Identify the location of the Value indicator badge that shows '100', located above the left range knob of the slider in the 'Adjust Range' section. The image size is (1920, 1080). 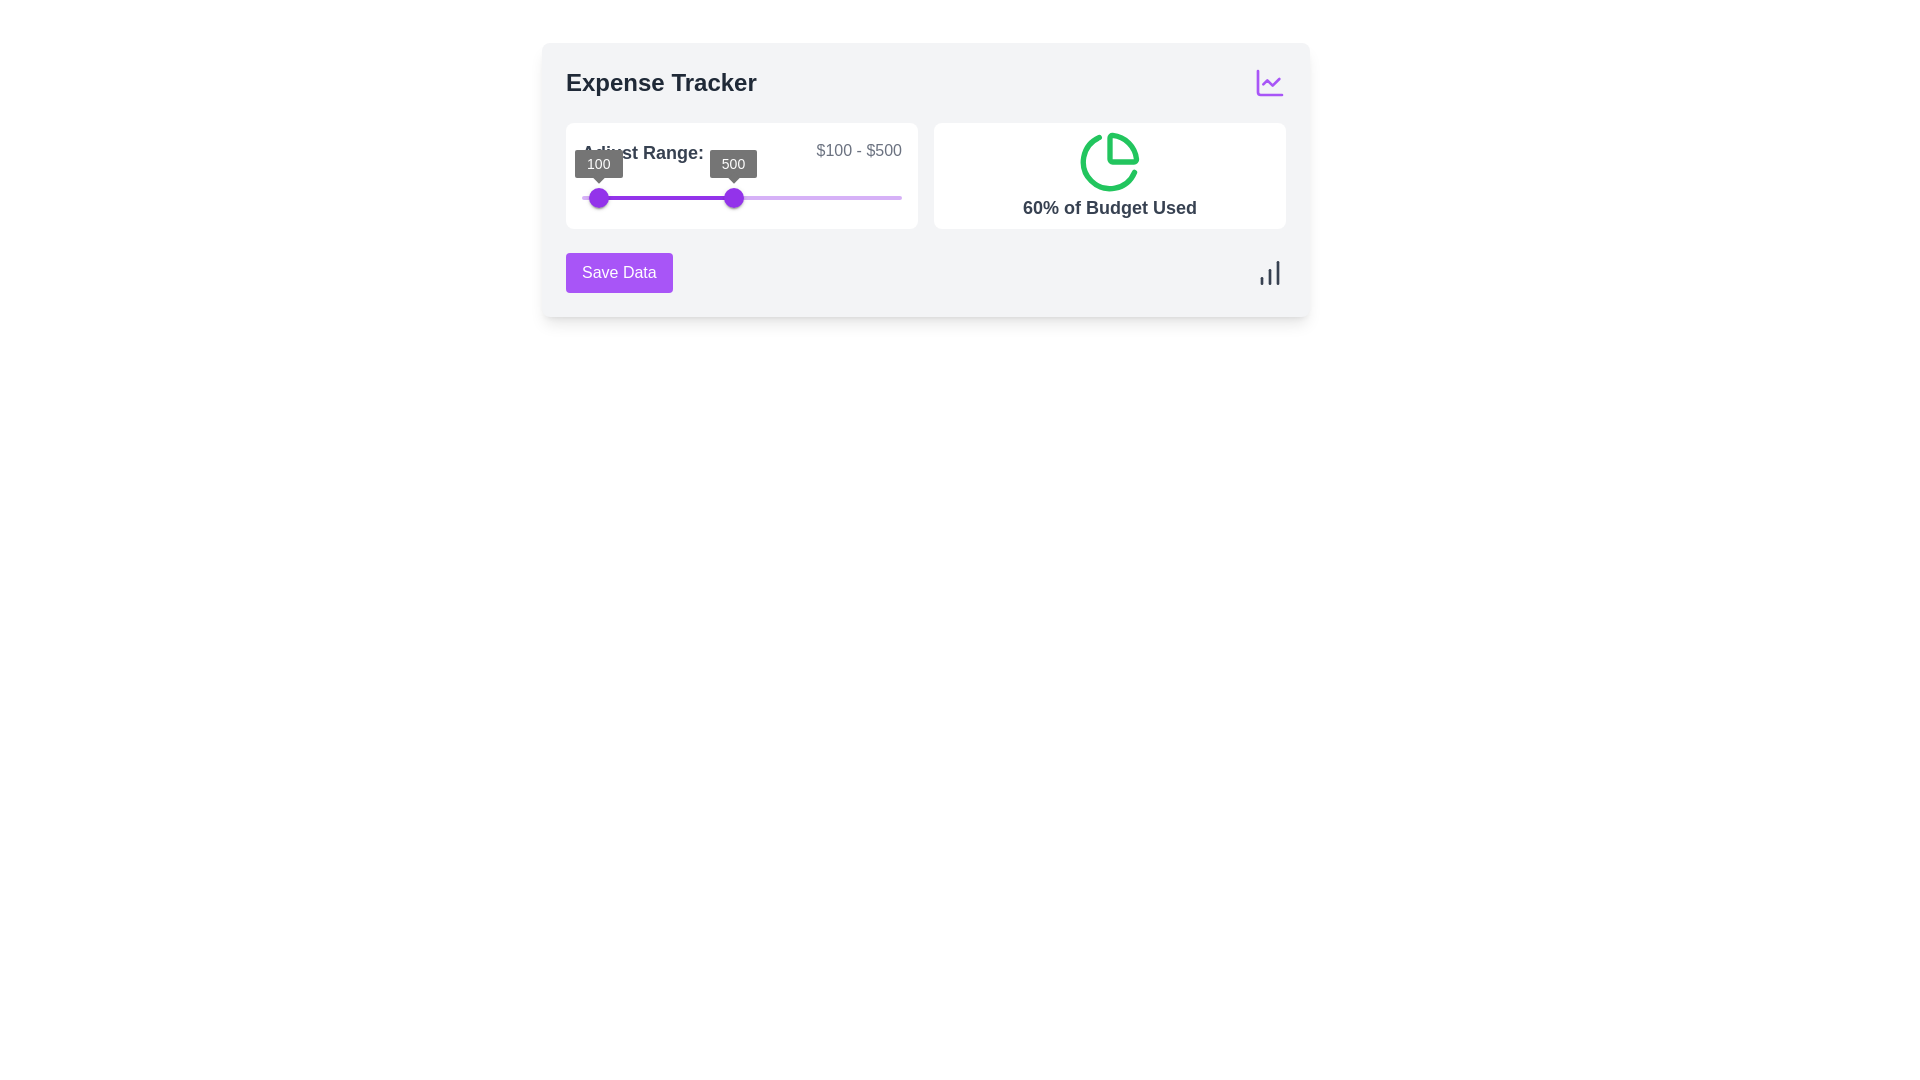
(597, 162).